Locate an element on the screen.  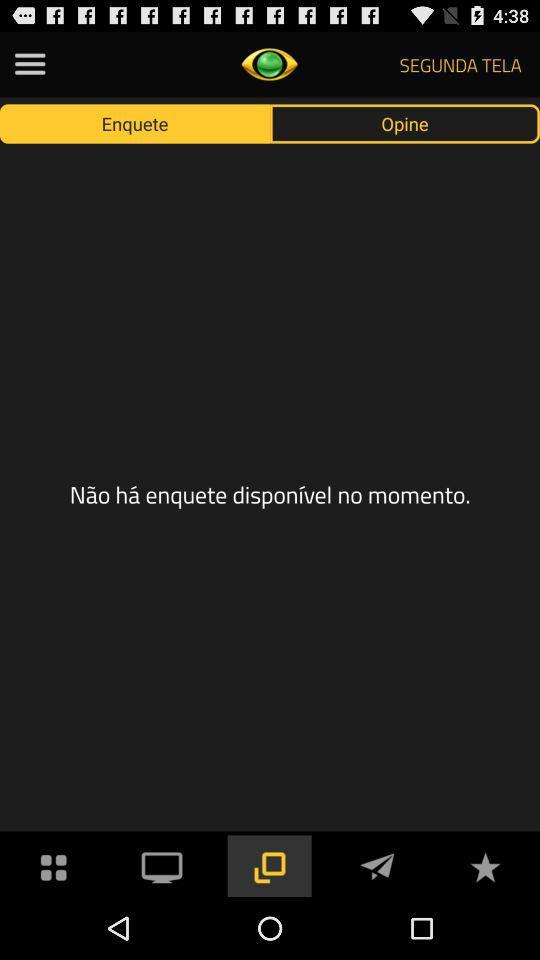
to favorites is located at coordinates (484, 864).